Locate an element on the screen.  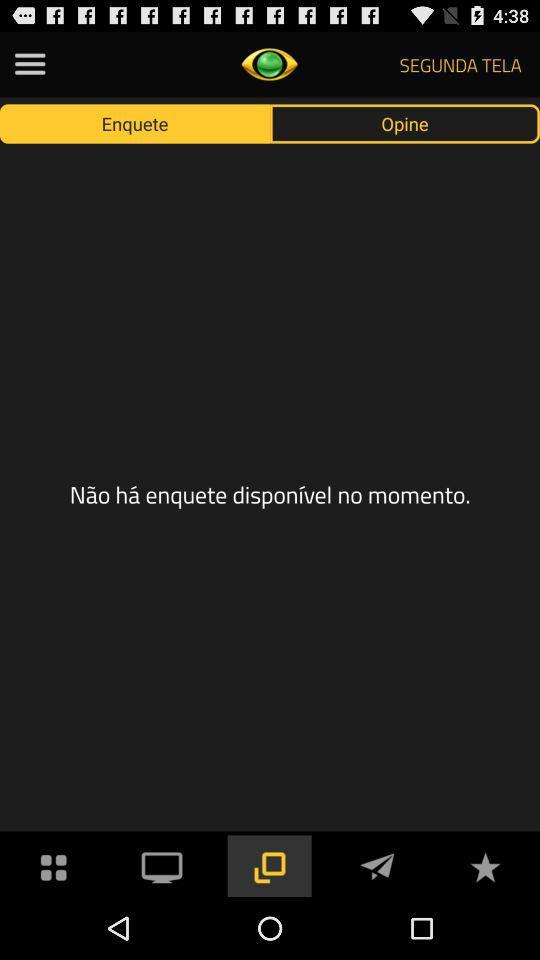
to favorites is located at coordinates (484, 864).